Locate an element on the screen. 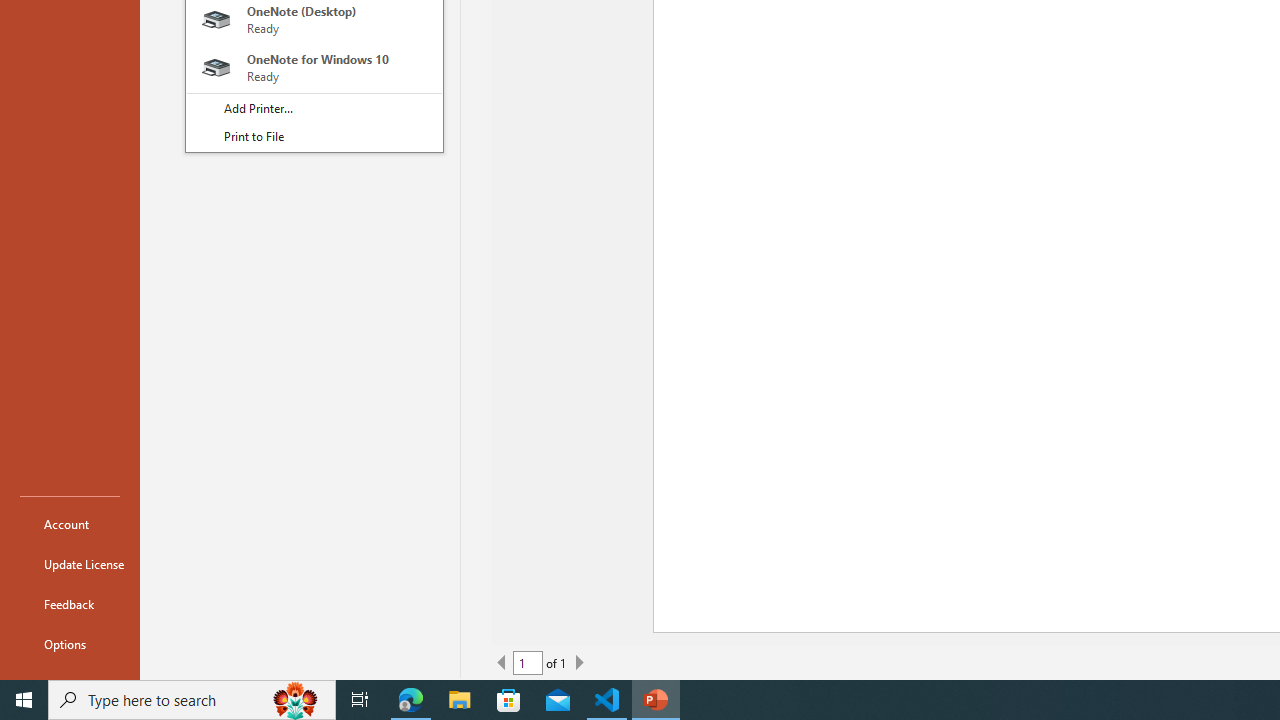 The image size is (1280, 720). 'Update License' is located at coordinates (69, 564).